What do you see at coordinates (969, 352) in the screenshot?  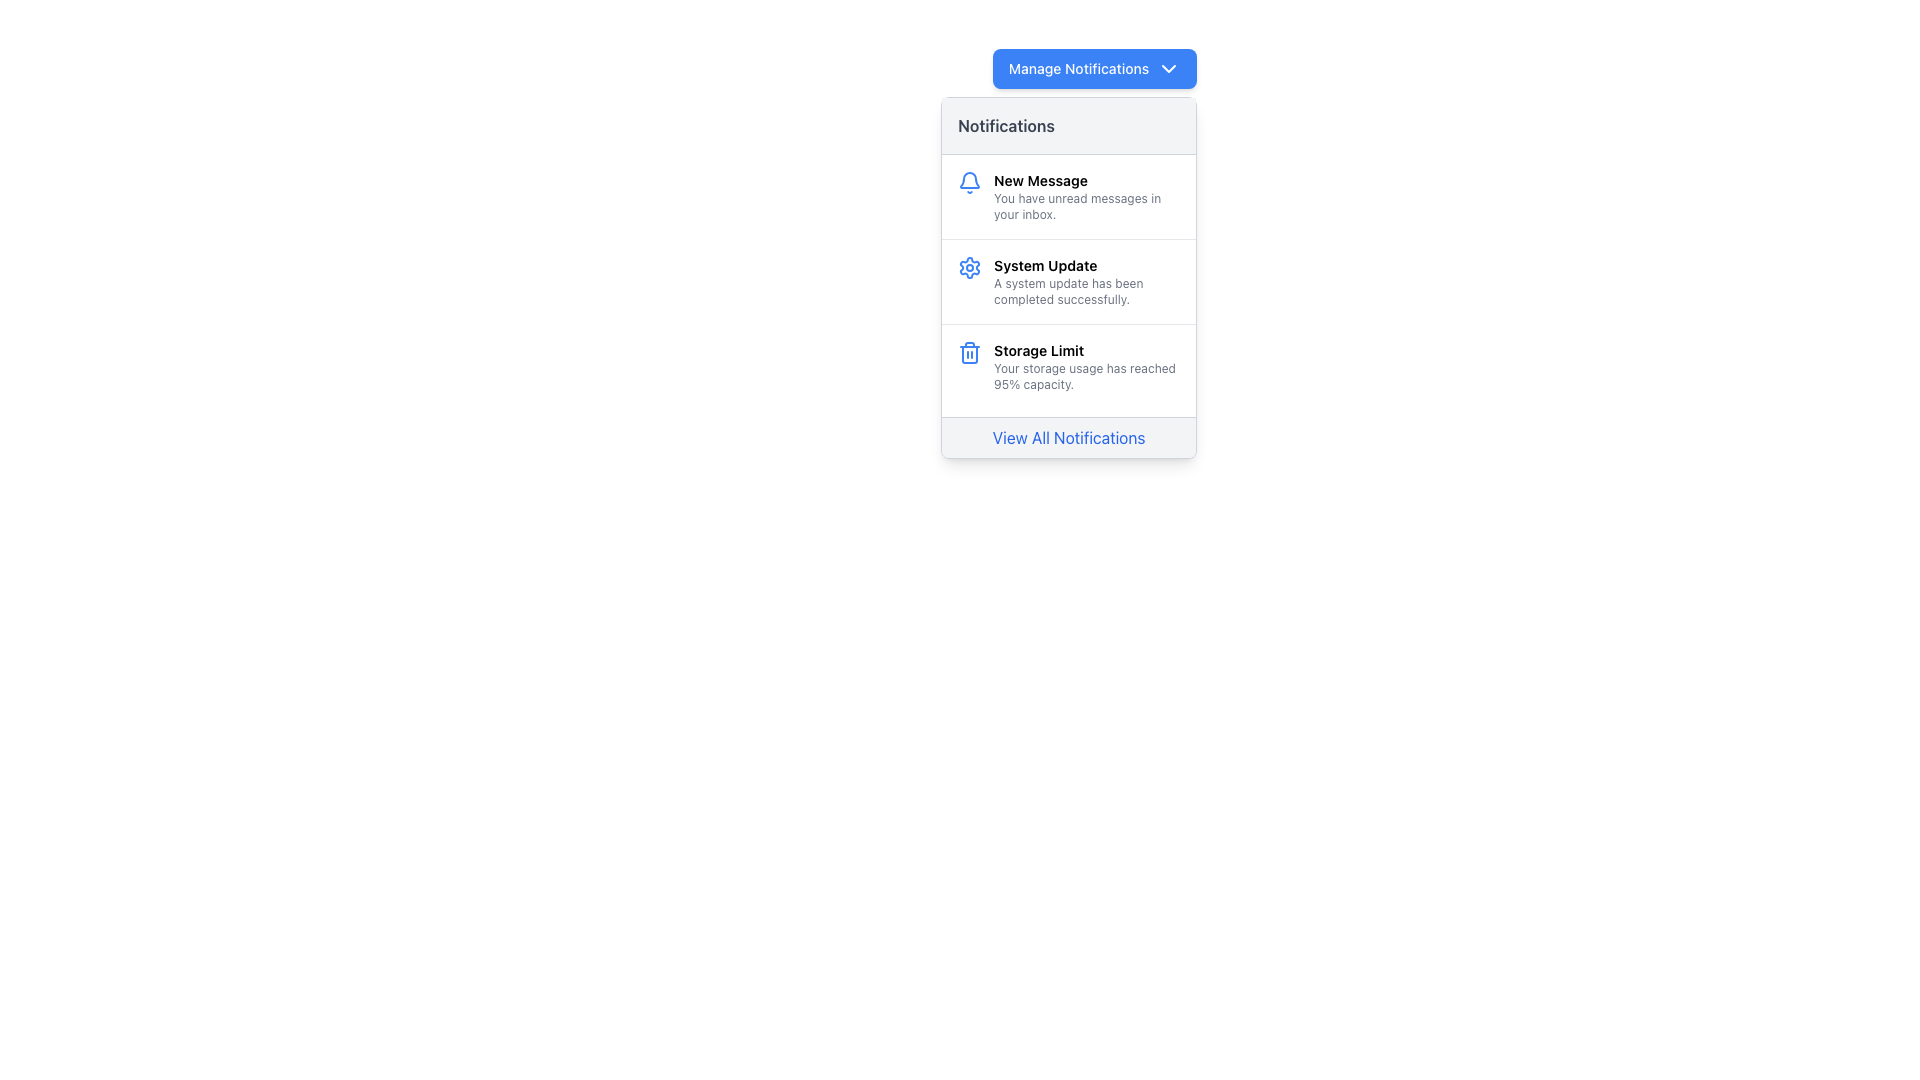 I see `the blue trash icon with a minimalist design` at bounding box center [969, 352].